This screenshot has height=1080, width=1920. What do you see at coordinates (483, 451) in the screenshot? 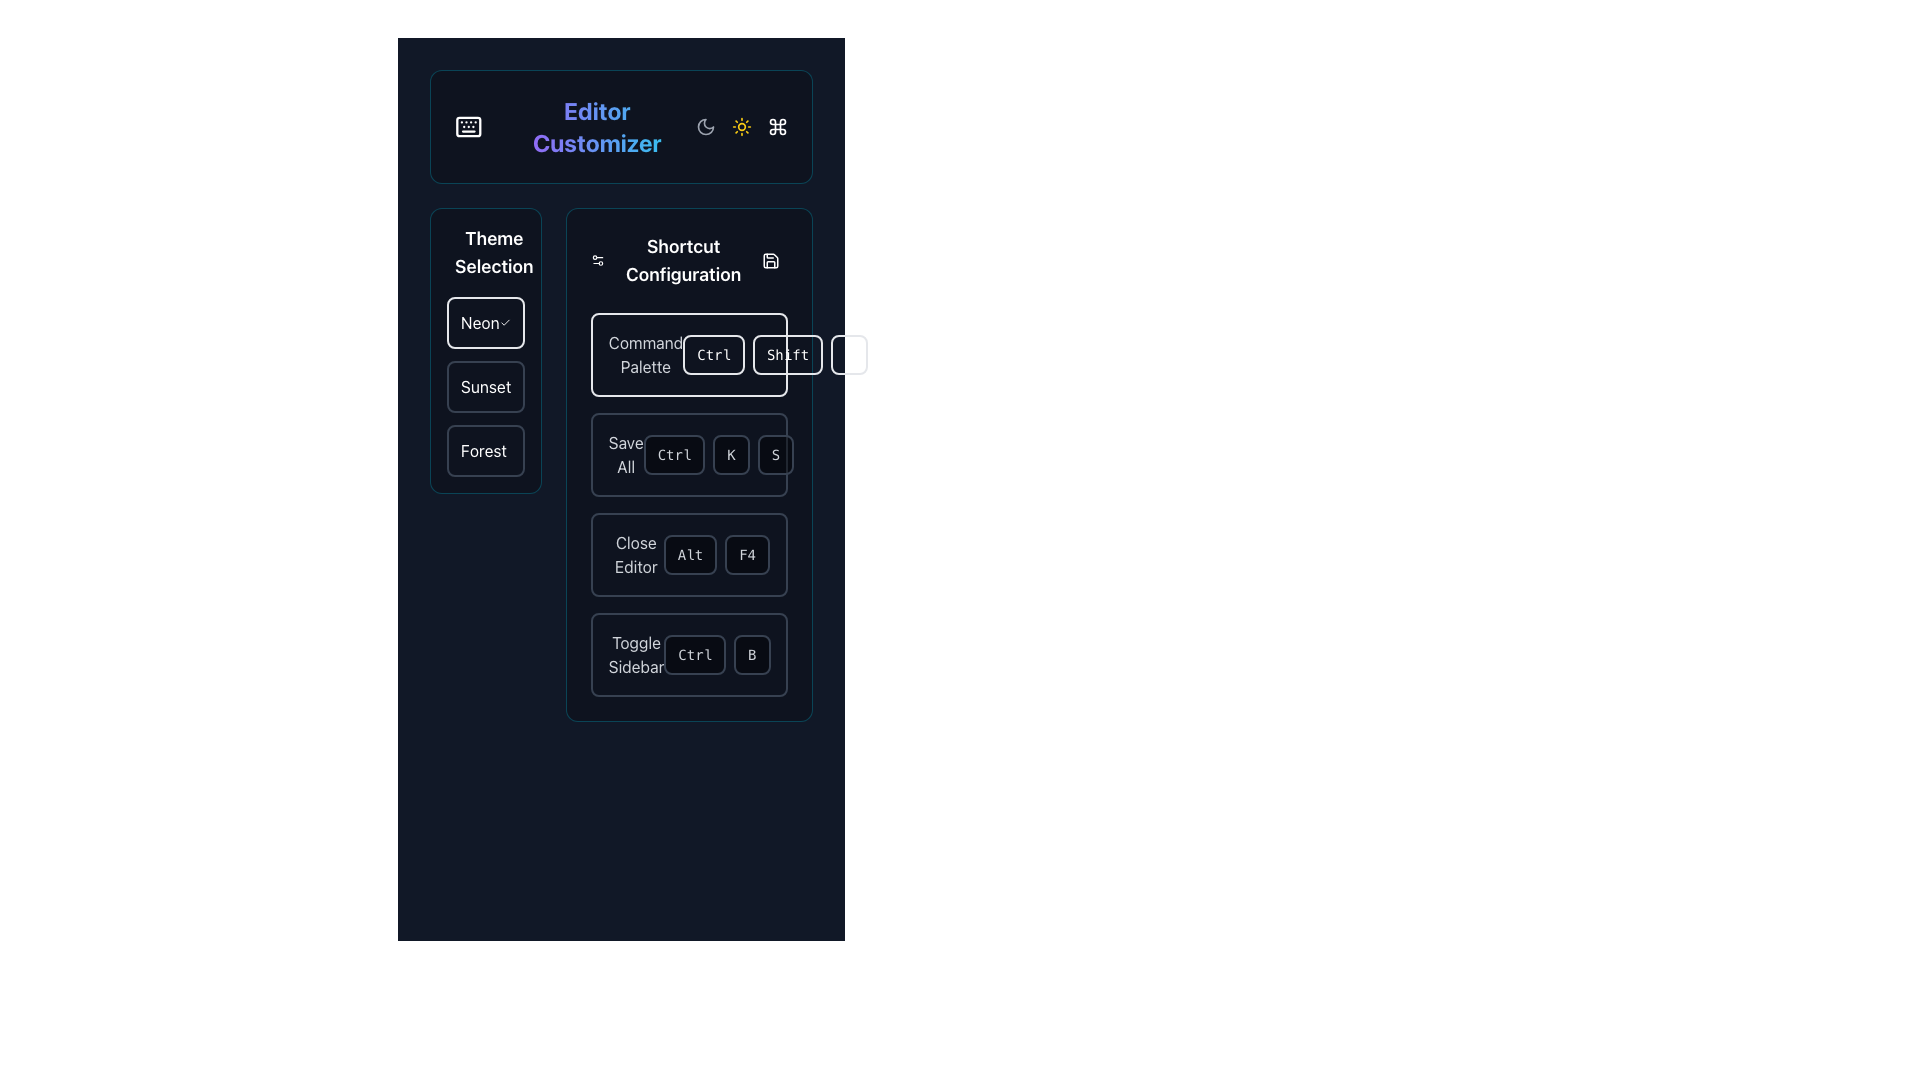
I see `the 'Forest' text label` at bounding box center [483, 451].